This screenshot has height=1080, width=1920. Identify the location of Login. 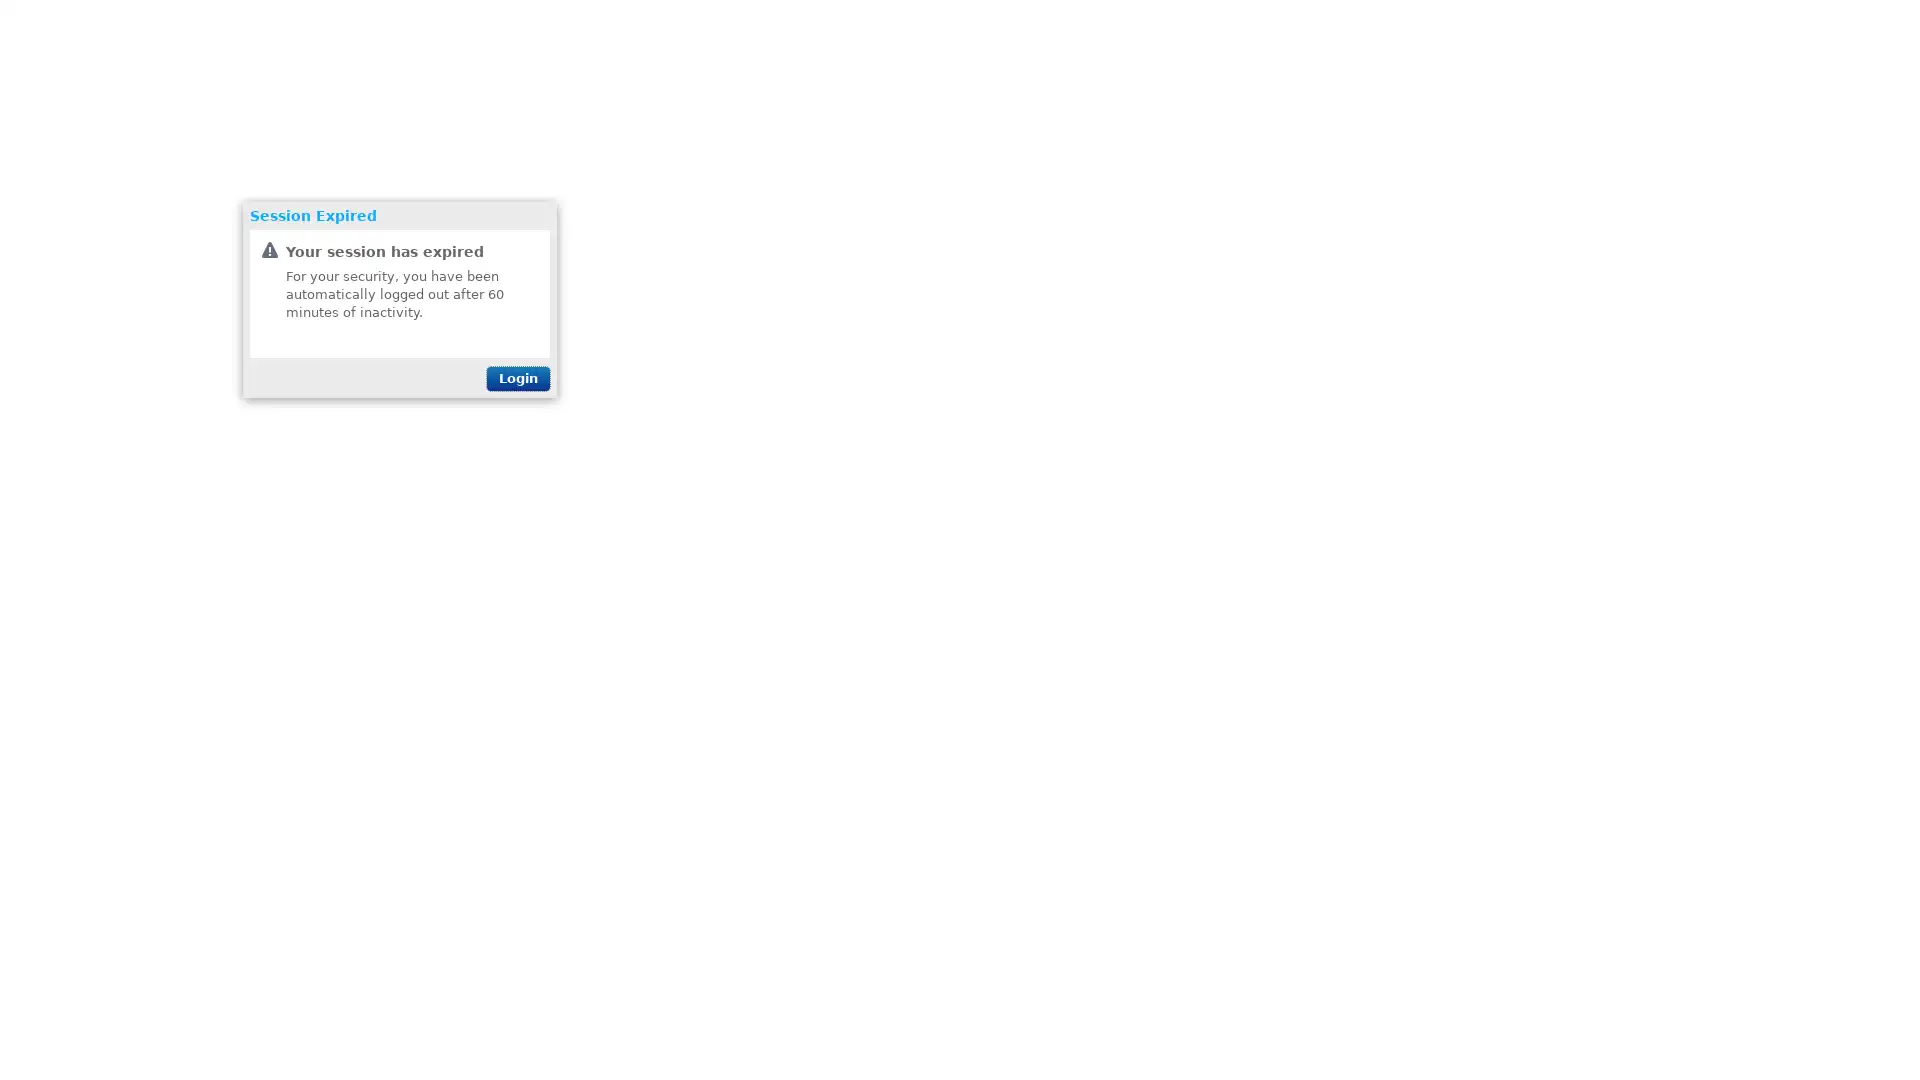
(518, 378).